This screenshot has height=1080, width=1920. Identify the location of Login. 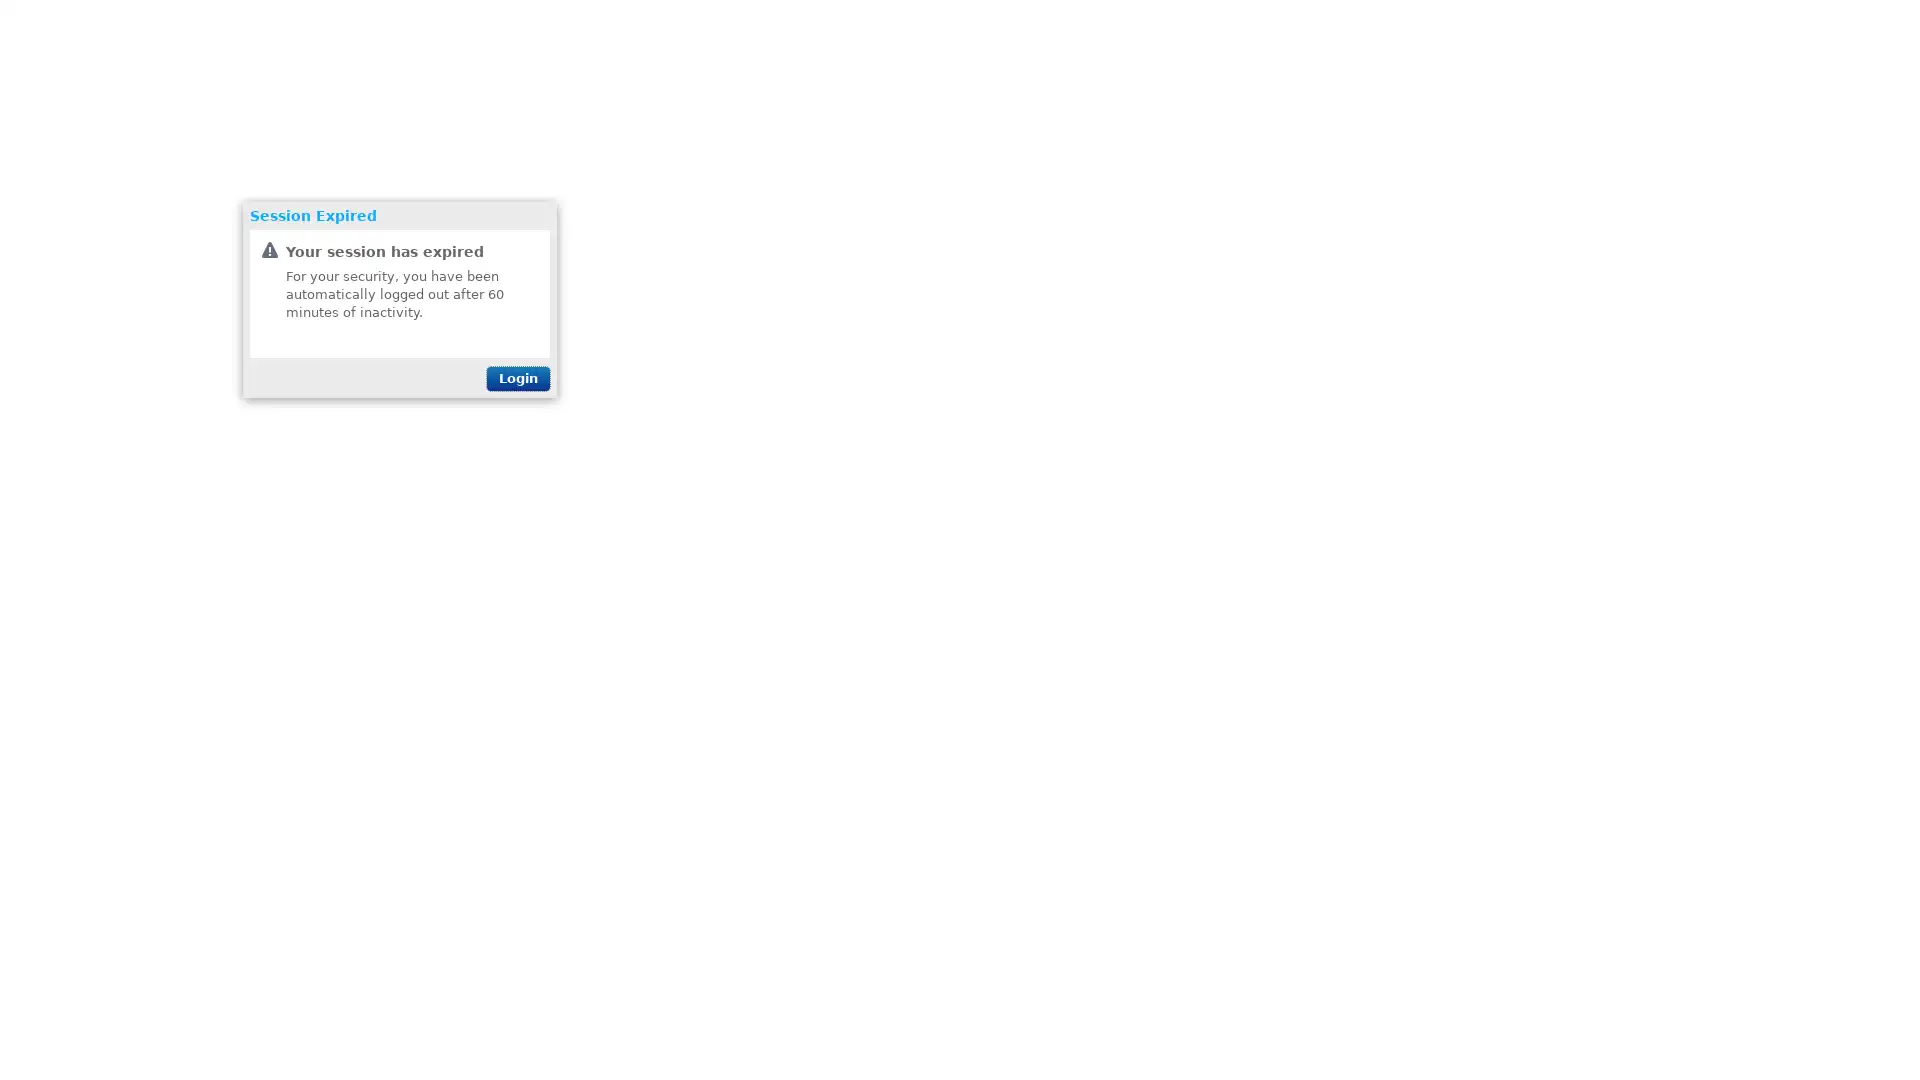
(518, 378).